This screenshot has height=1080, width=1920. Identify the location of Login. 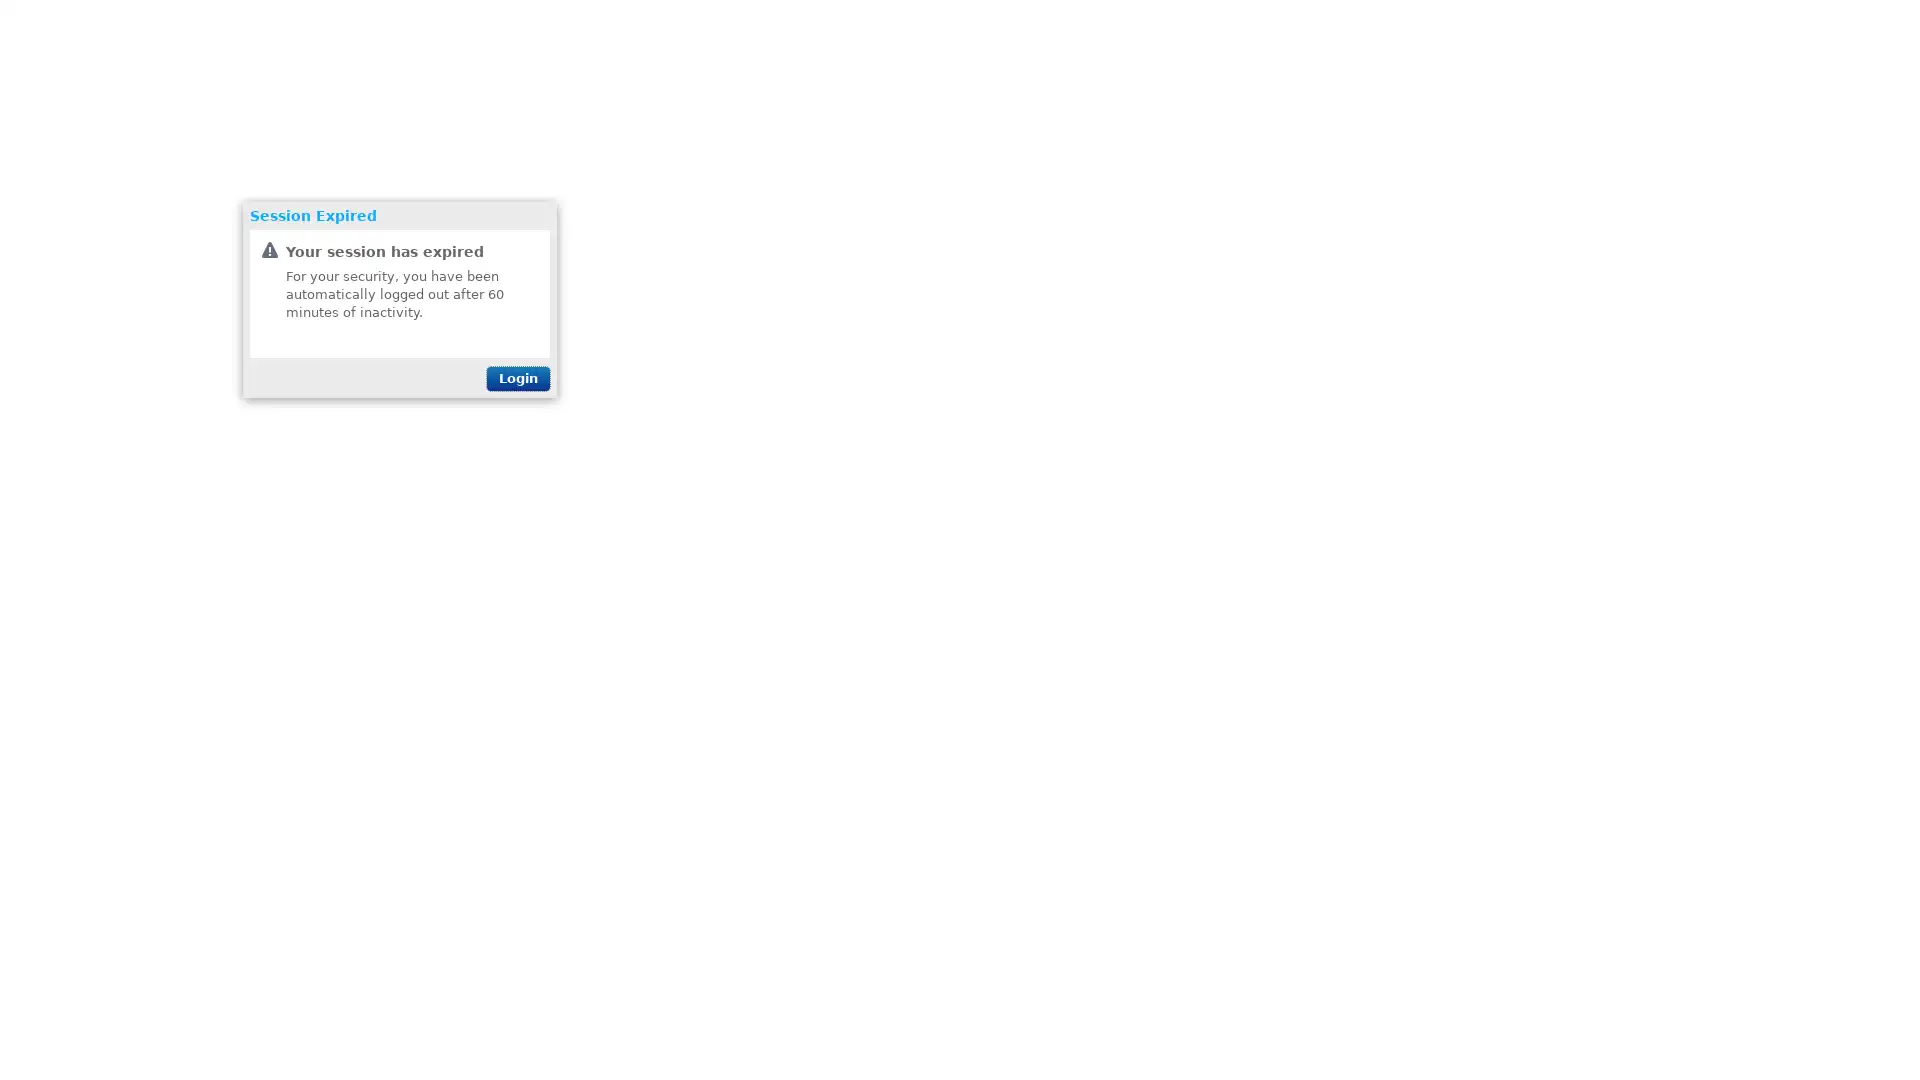
(518, 378).